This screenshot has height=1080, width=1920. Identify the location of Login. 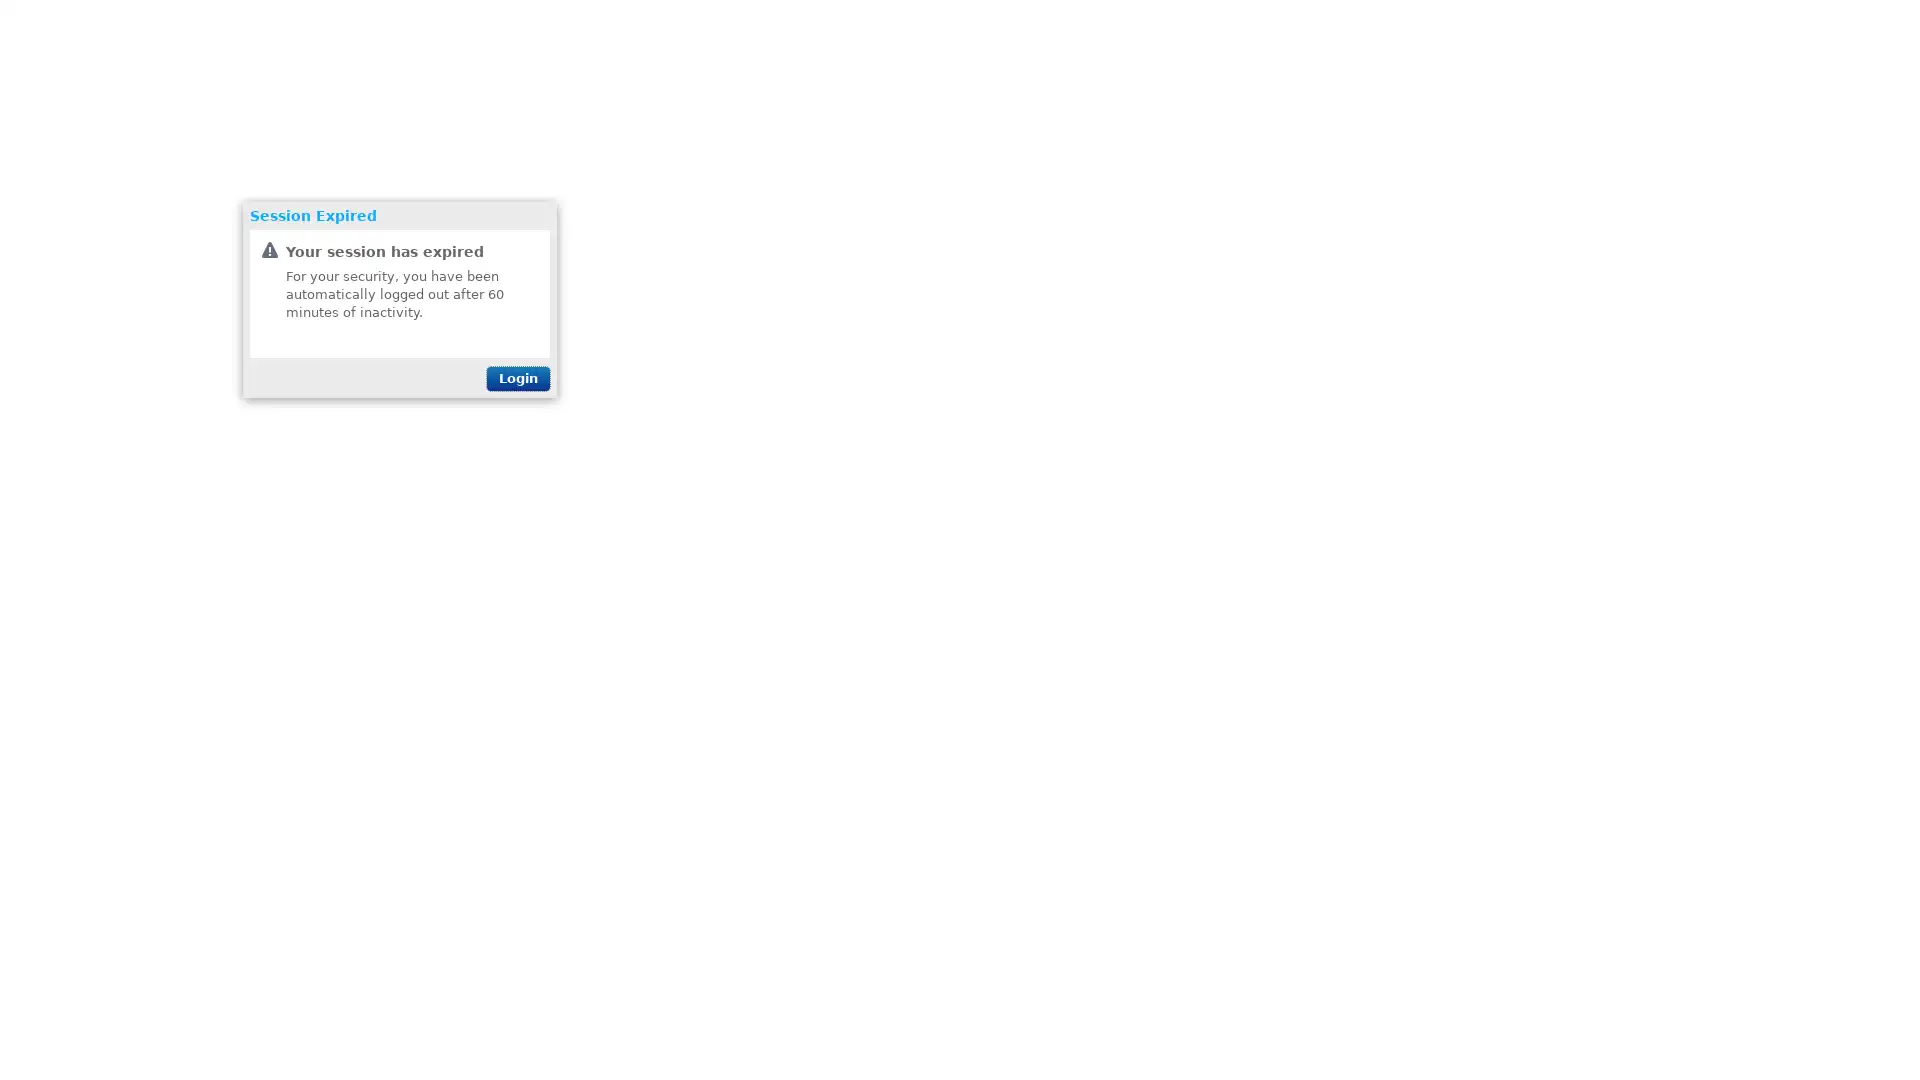
(518, 378).